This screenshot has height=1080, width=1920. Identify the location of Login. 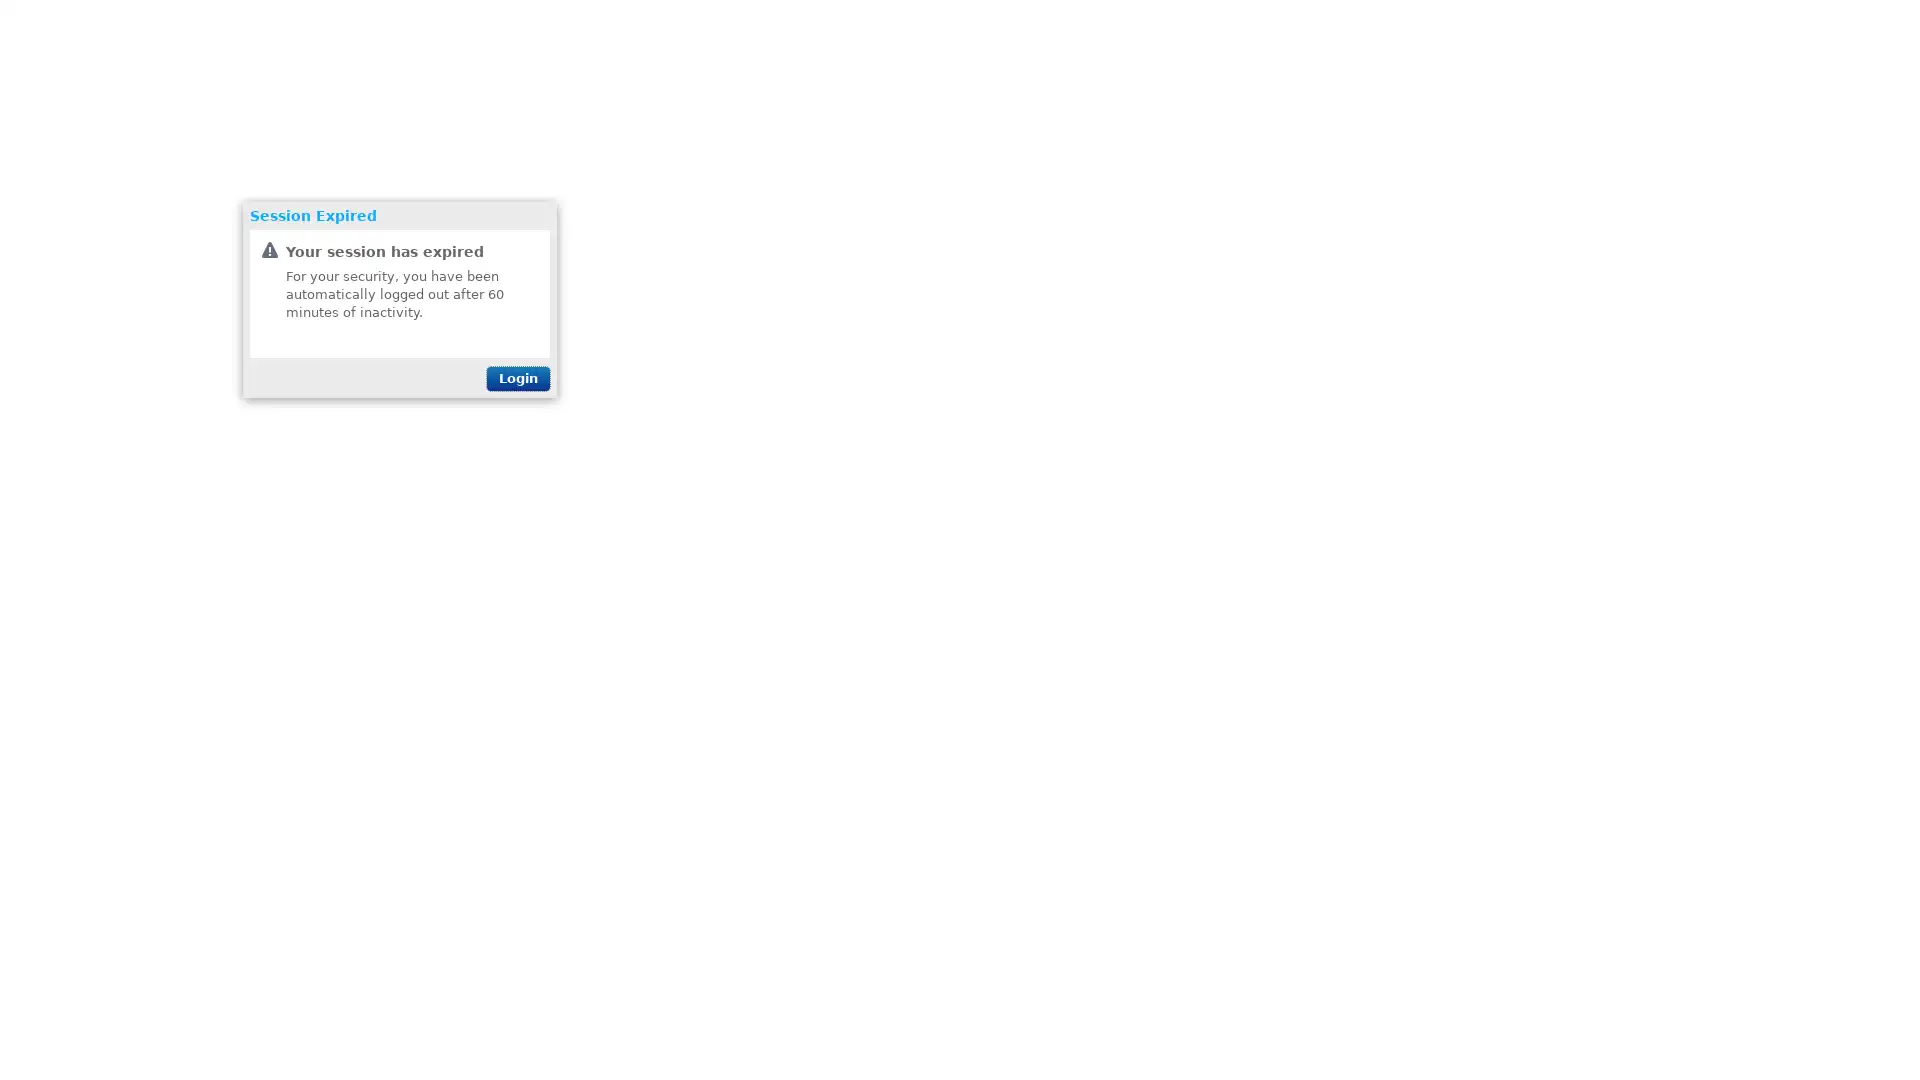
(518, 378).